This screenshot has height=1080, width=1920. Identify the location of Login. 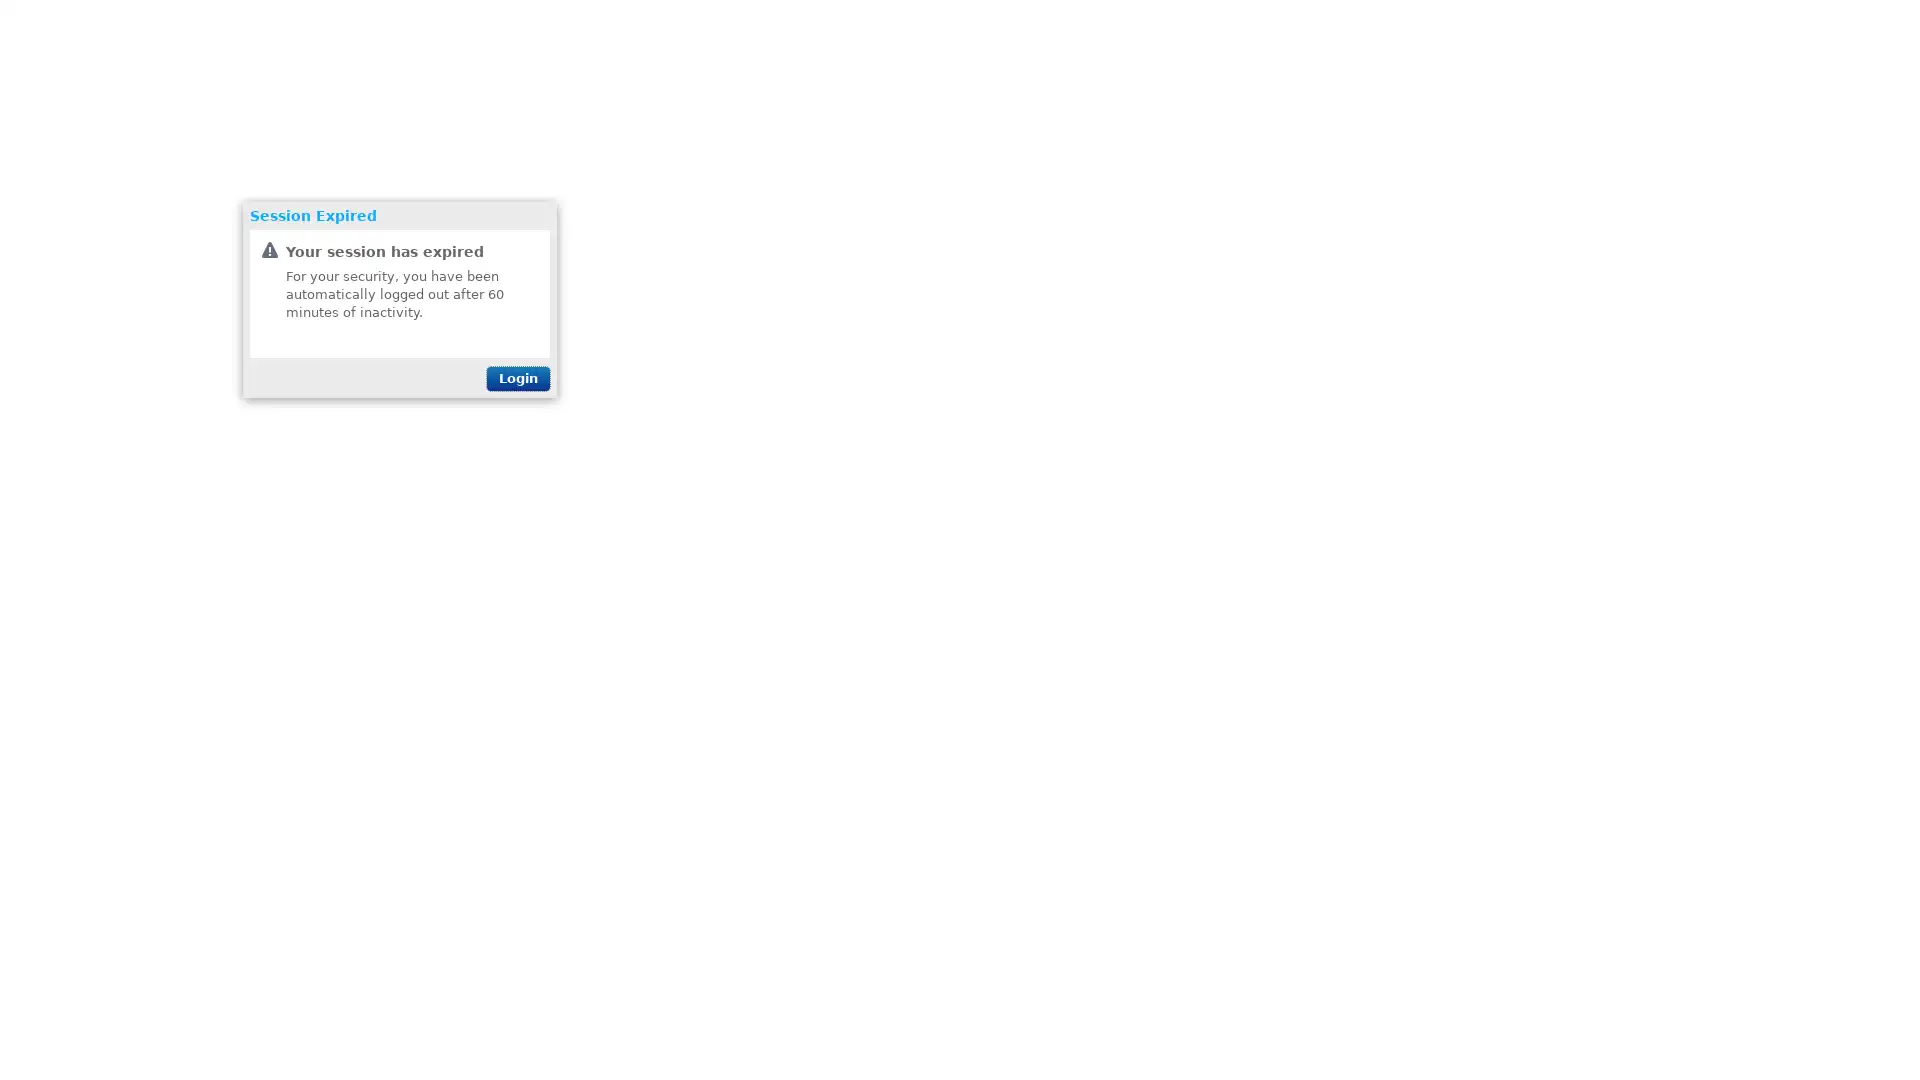
(518, 378).